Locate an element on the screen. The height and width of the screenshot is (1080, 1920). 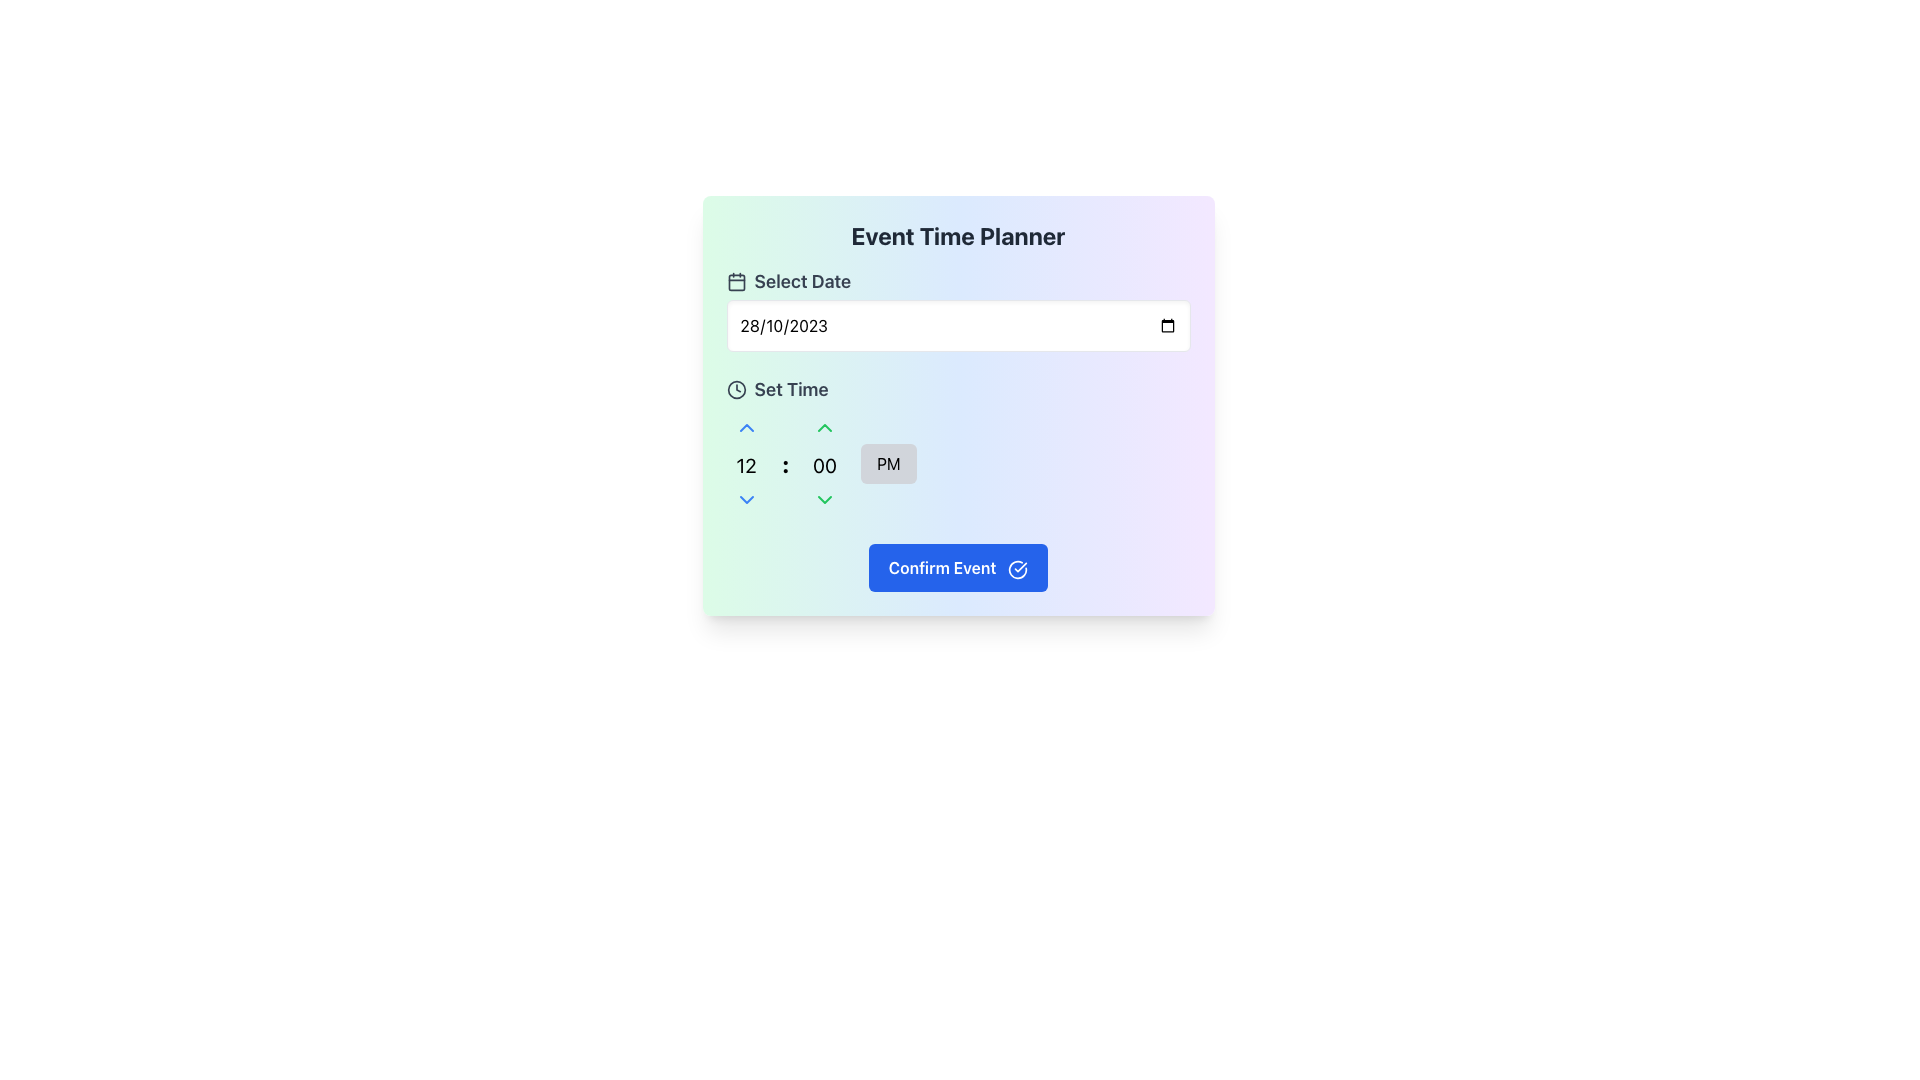
the Button with an upward-facing chevron icon located at the top-center of the time adjustment section is located at coordinates (825, 427).